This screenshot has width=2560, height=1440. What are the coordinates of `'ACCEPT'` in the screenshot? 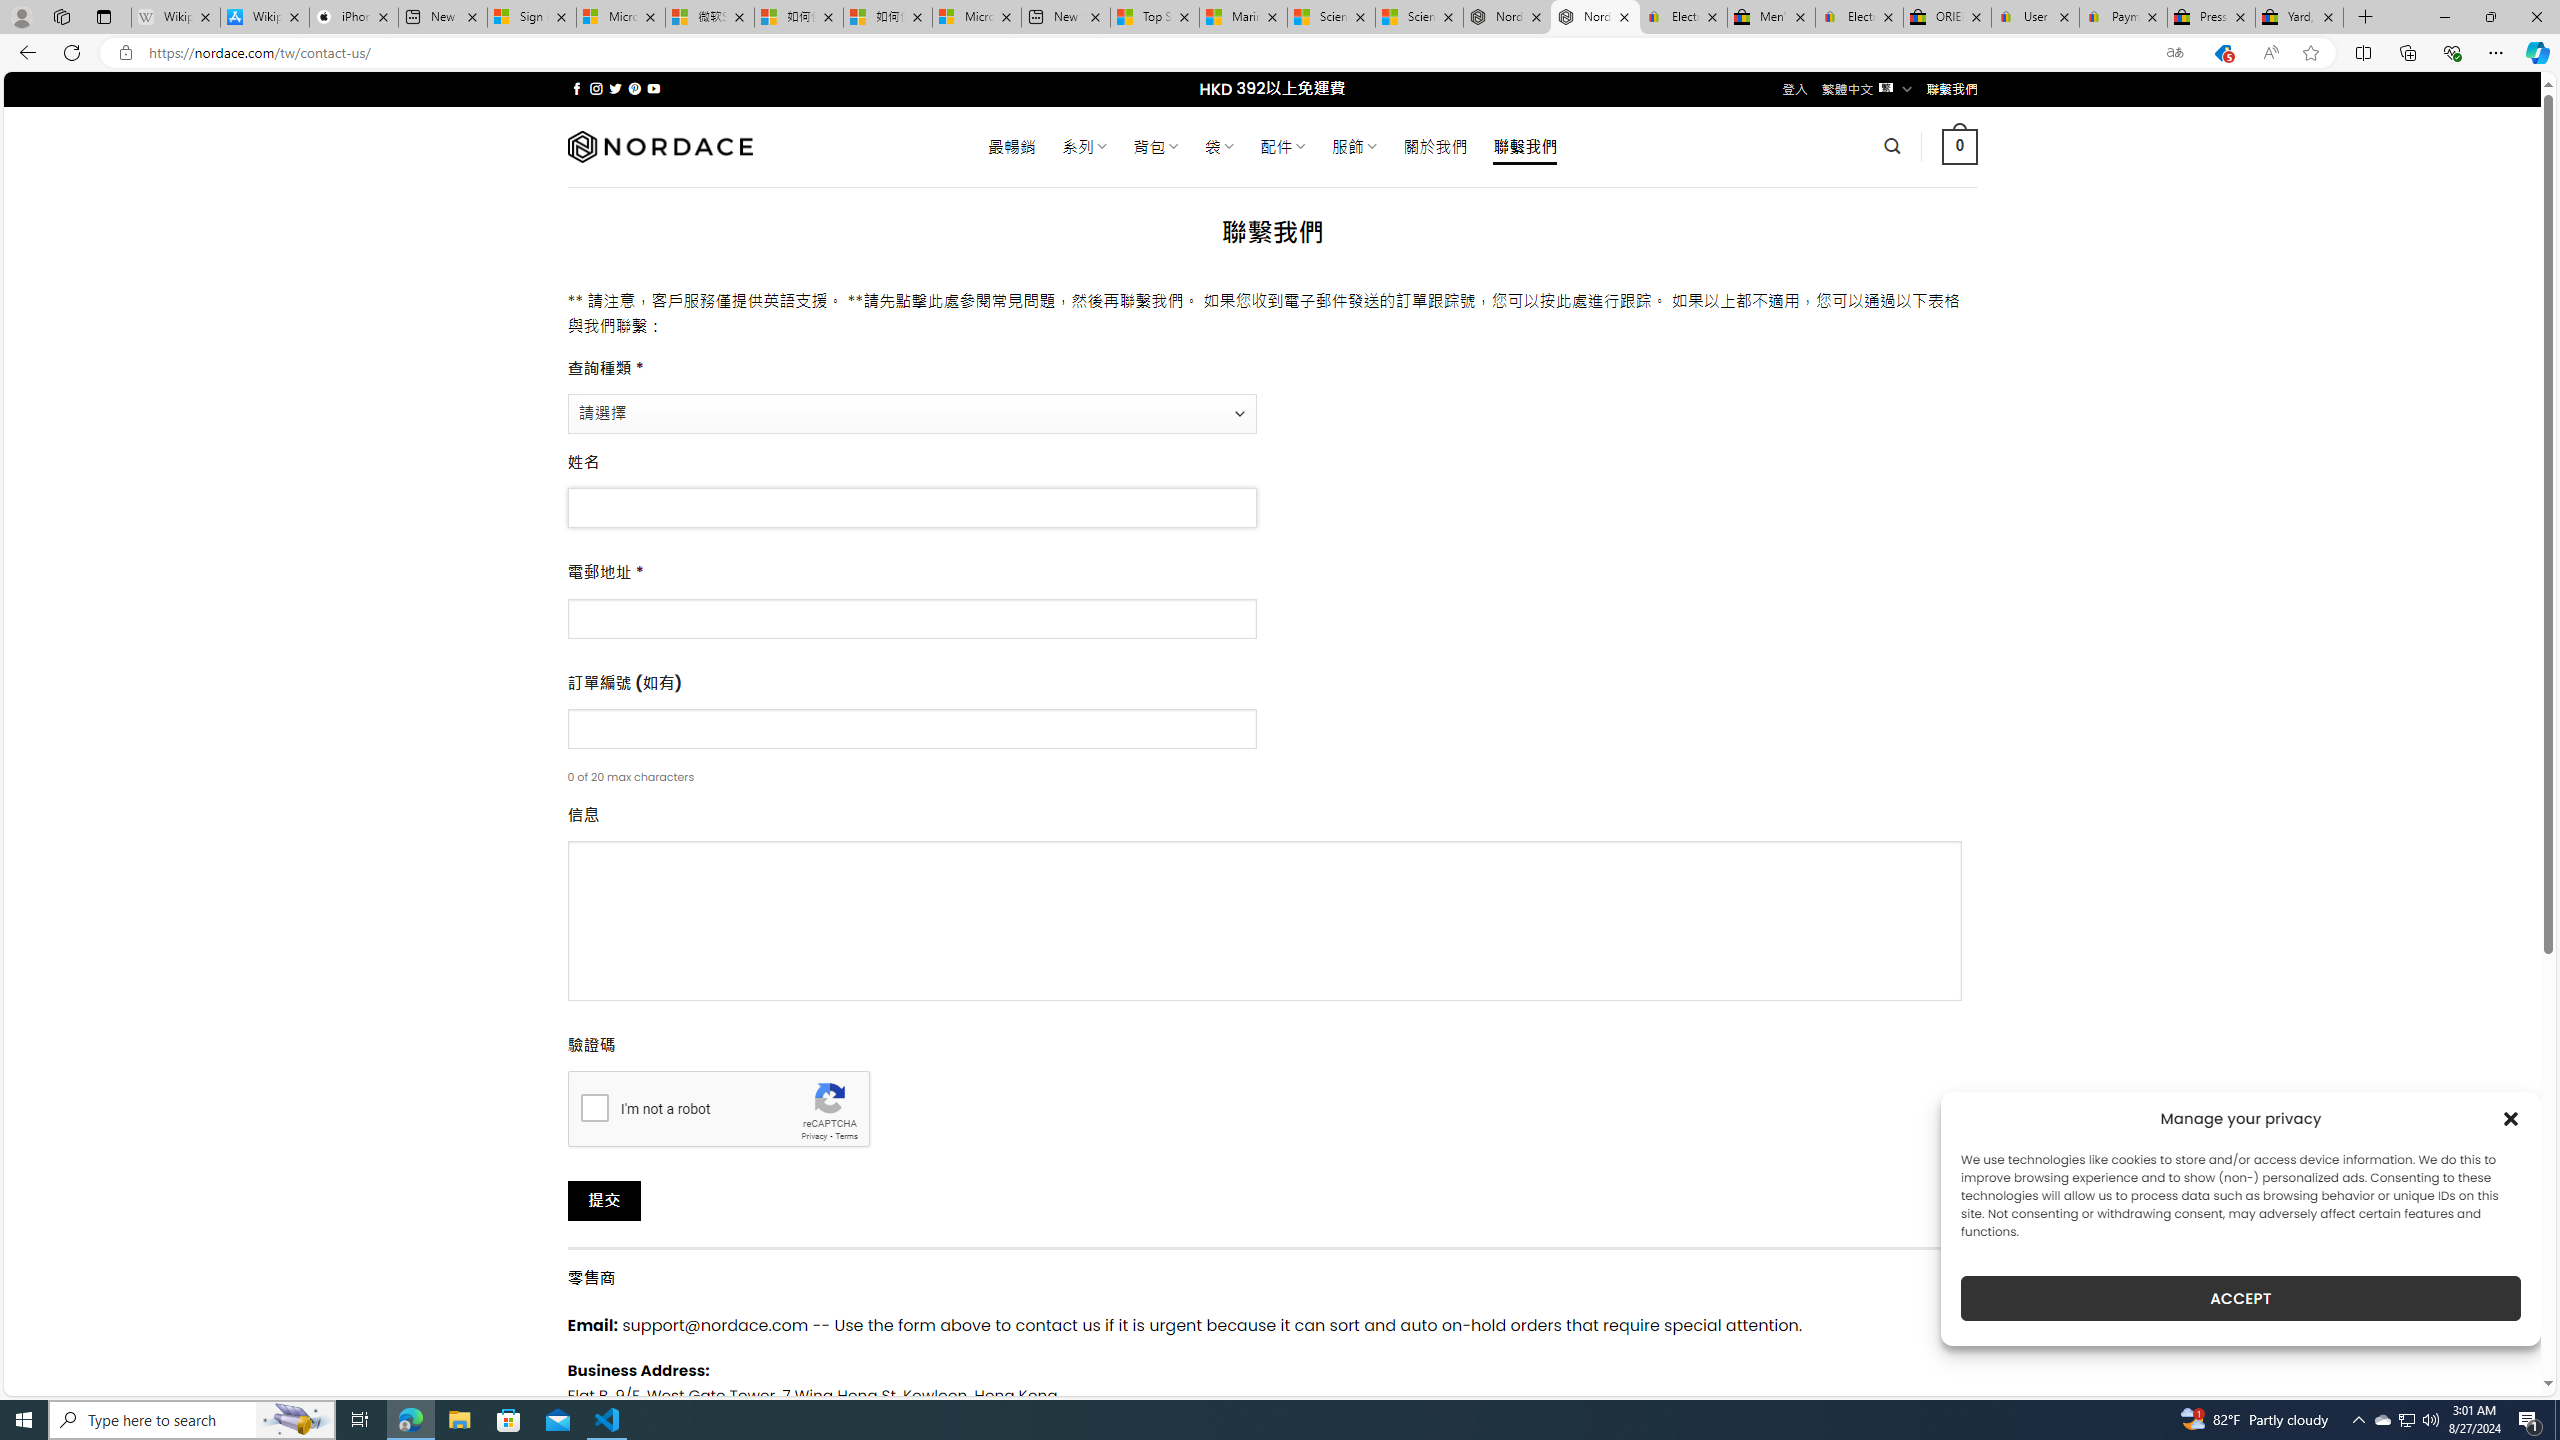 It's located at (2241, 1298).